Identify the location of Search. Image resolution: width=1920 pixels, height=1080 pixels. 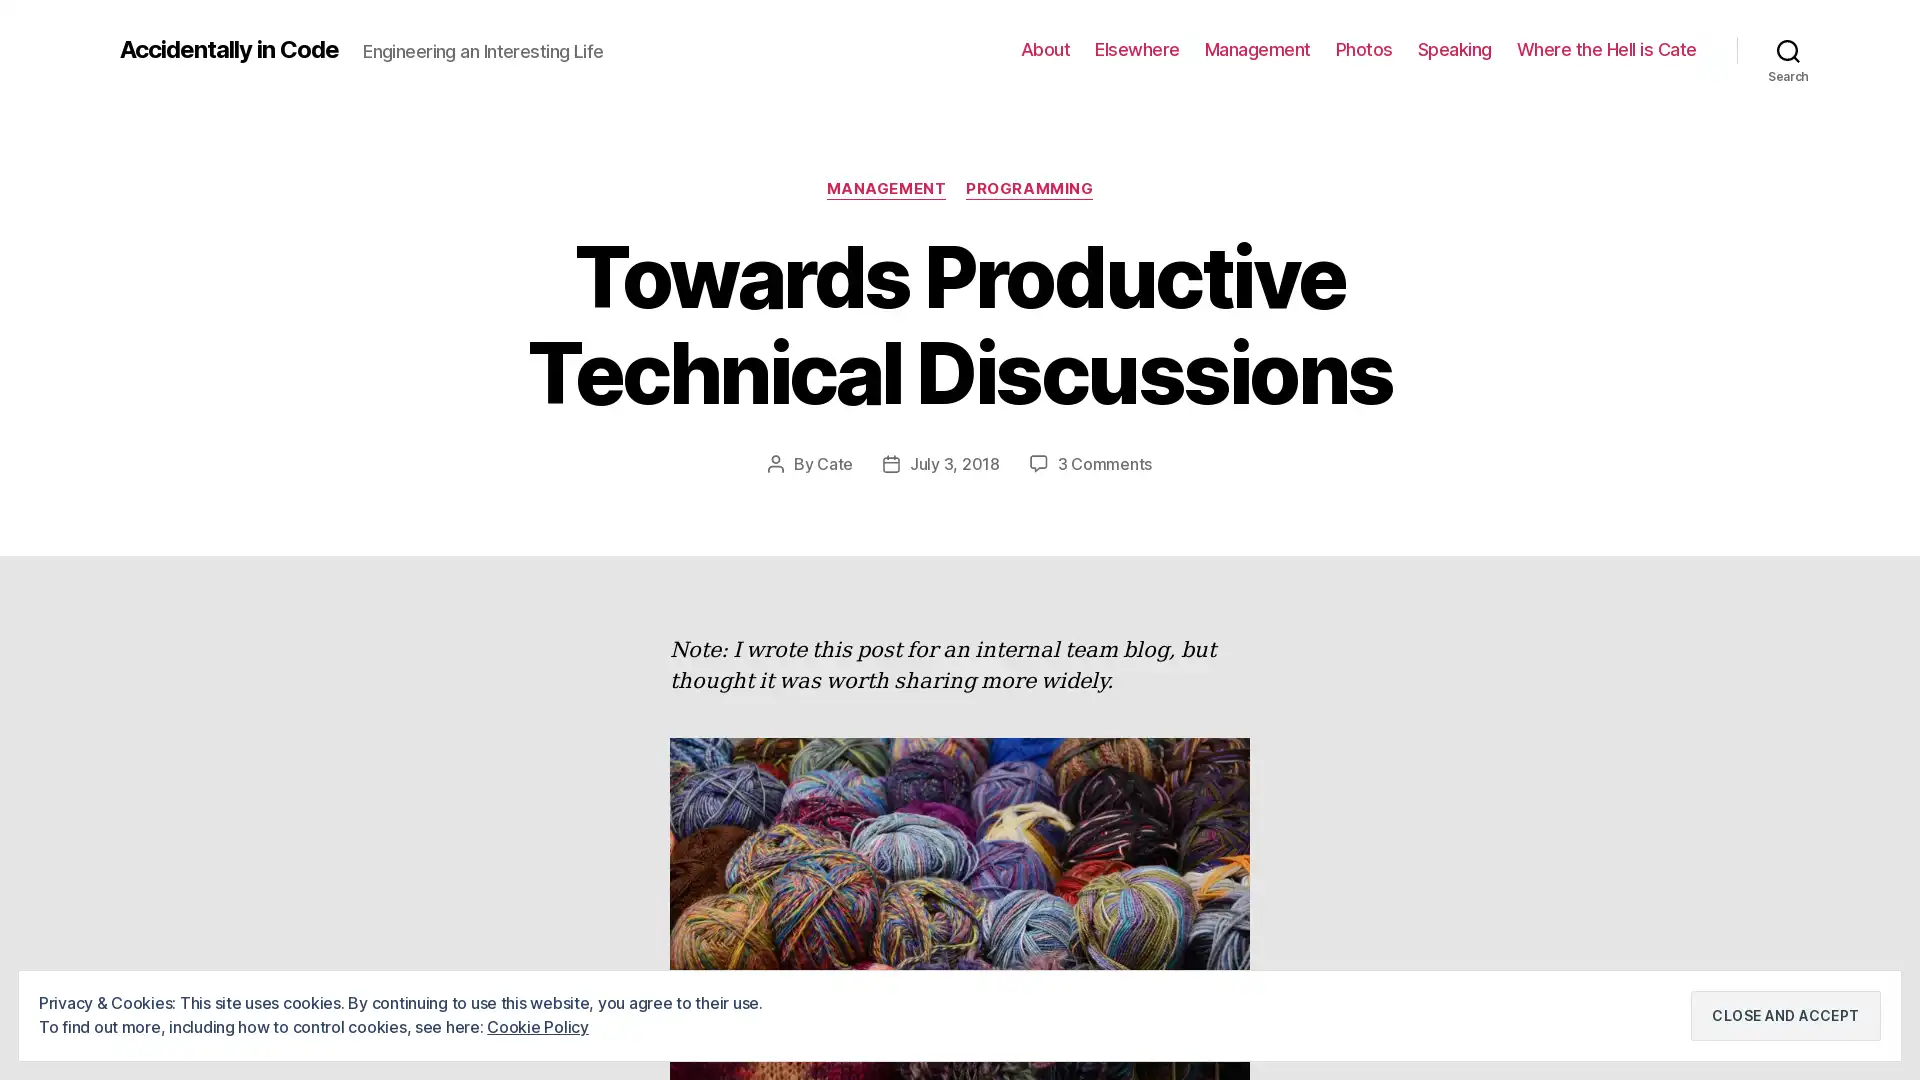
(1788, 49).